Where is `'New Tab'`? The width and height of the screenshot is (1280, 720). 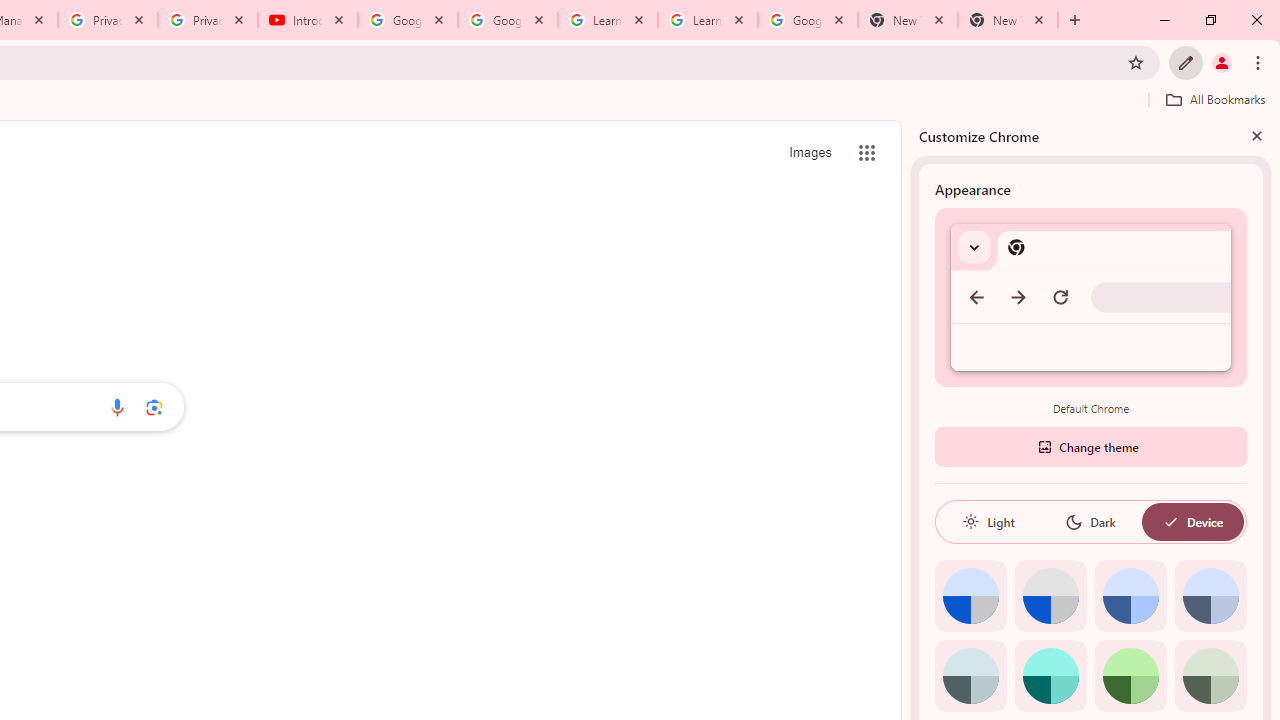
'New Tab' is located at coordinates (1008, 20).